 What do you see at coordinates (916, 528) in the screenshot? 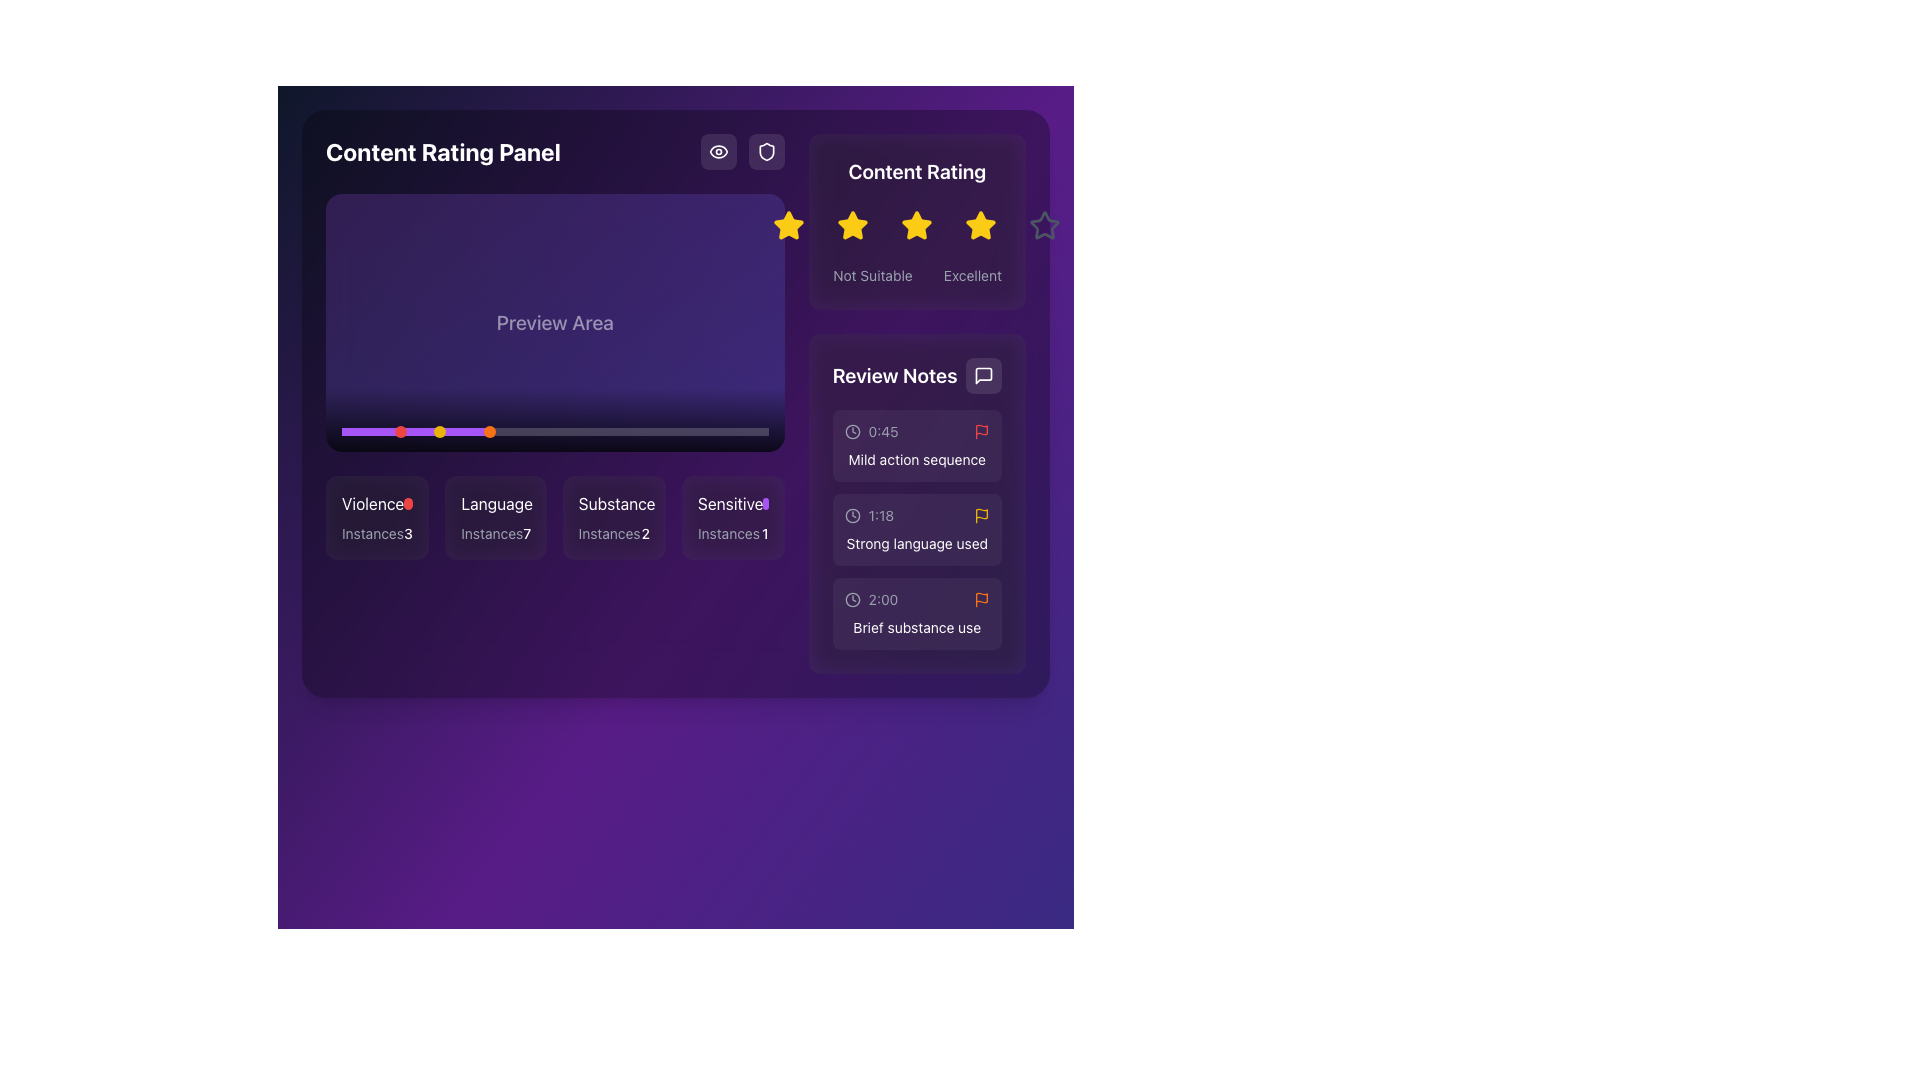
I see `contextual notes associated with the second entry in the vertical list of three items located in the 'Review Notes' section below the 'Content Rating' section` at bounding box center [916, 528].